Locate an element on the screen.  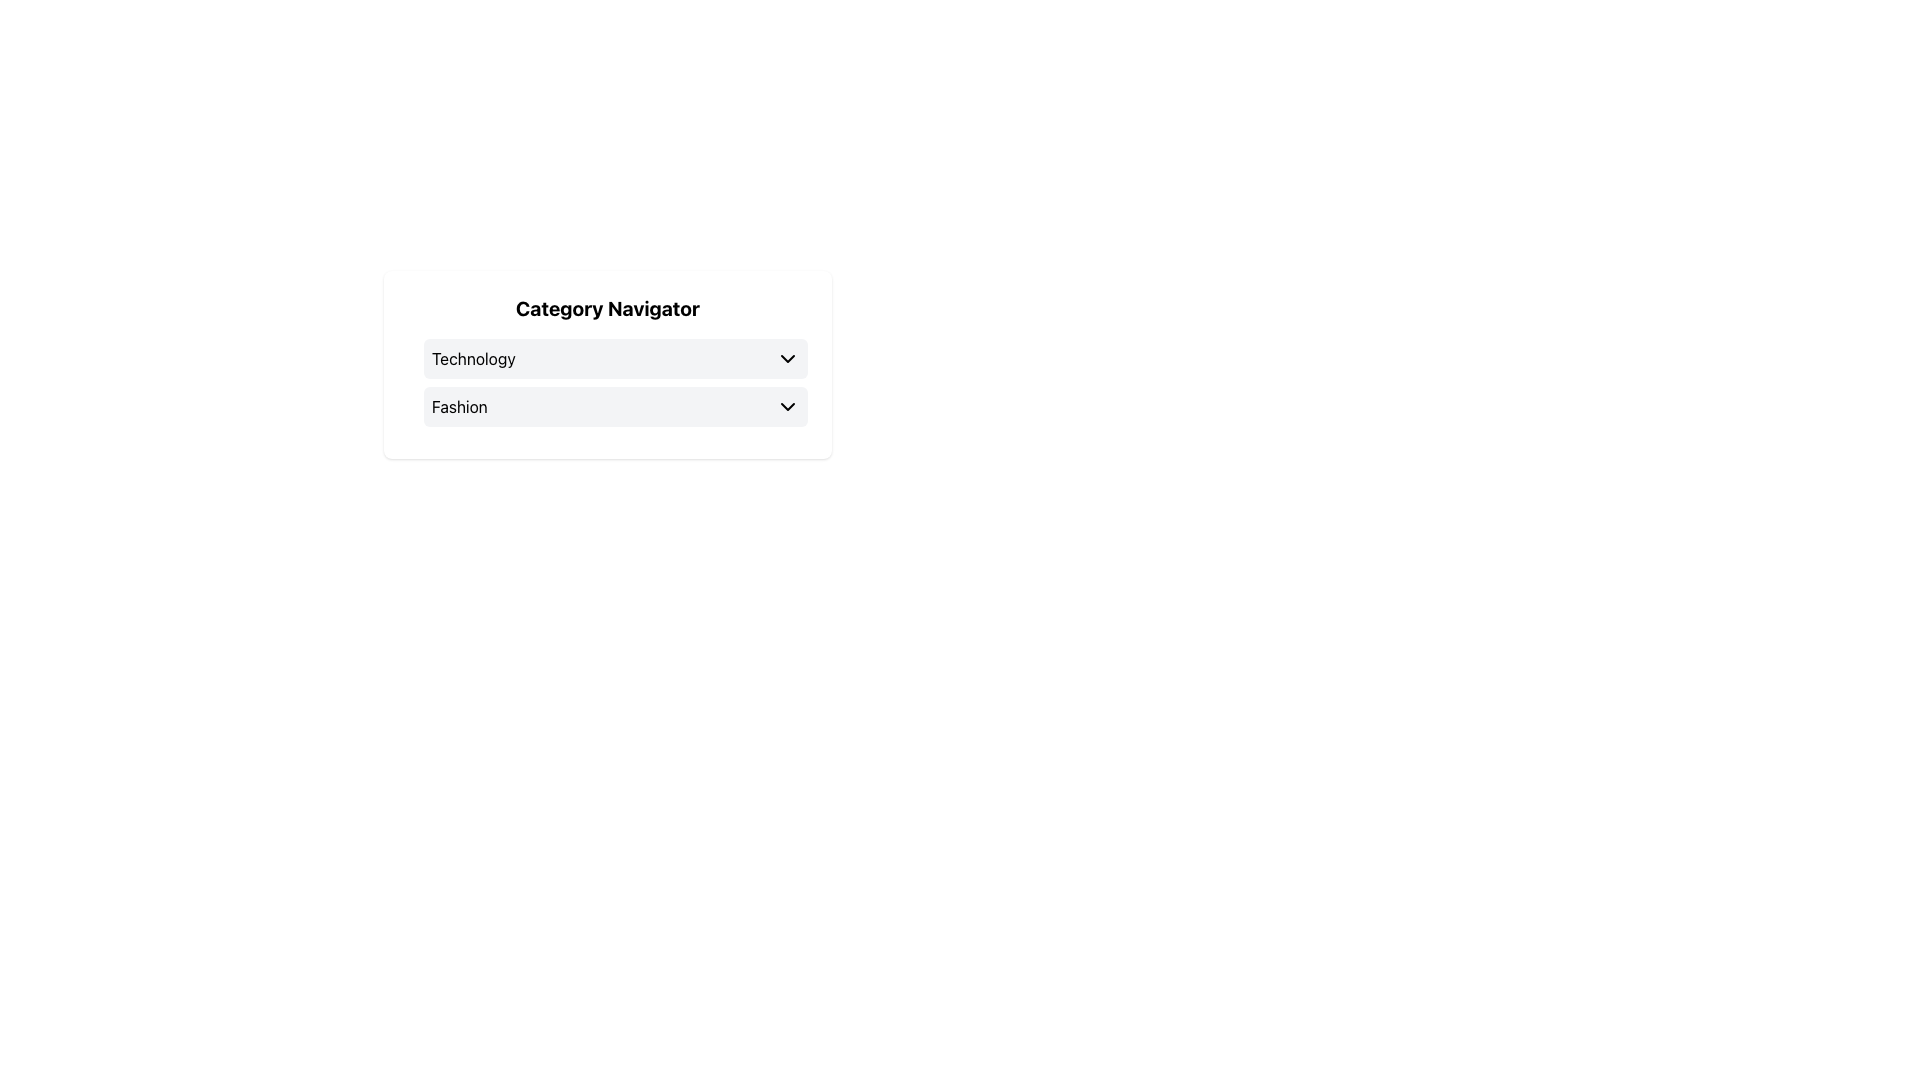
the 'Fashion' label is located at coordinates (458, 406).